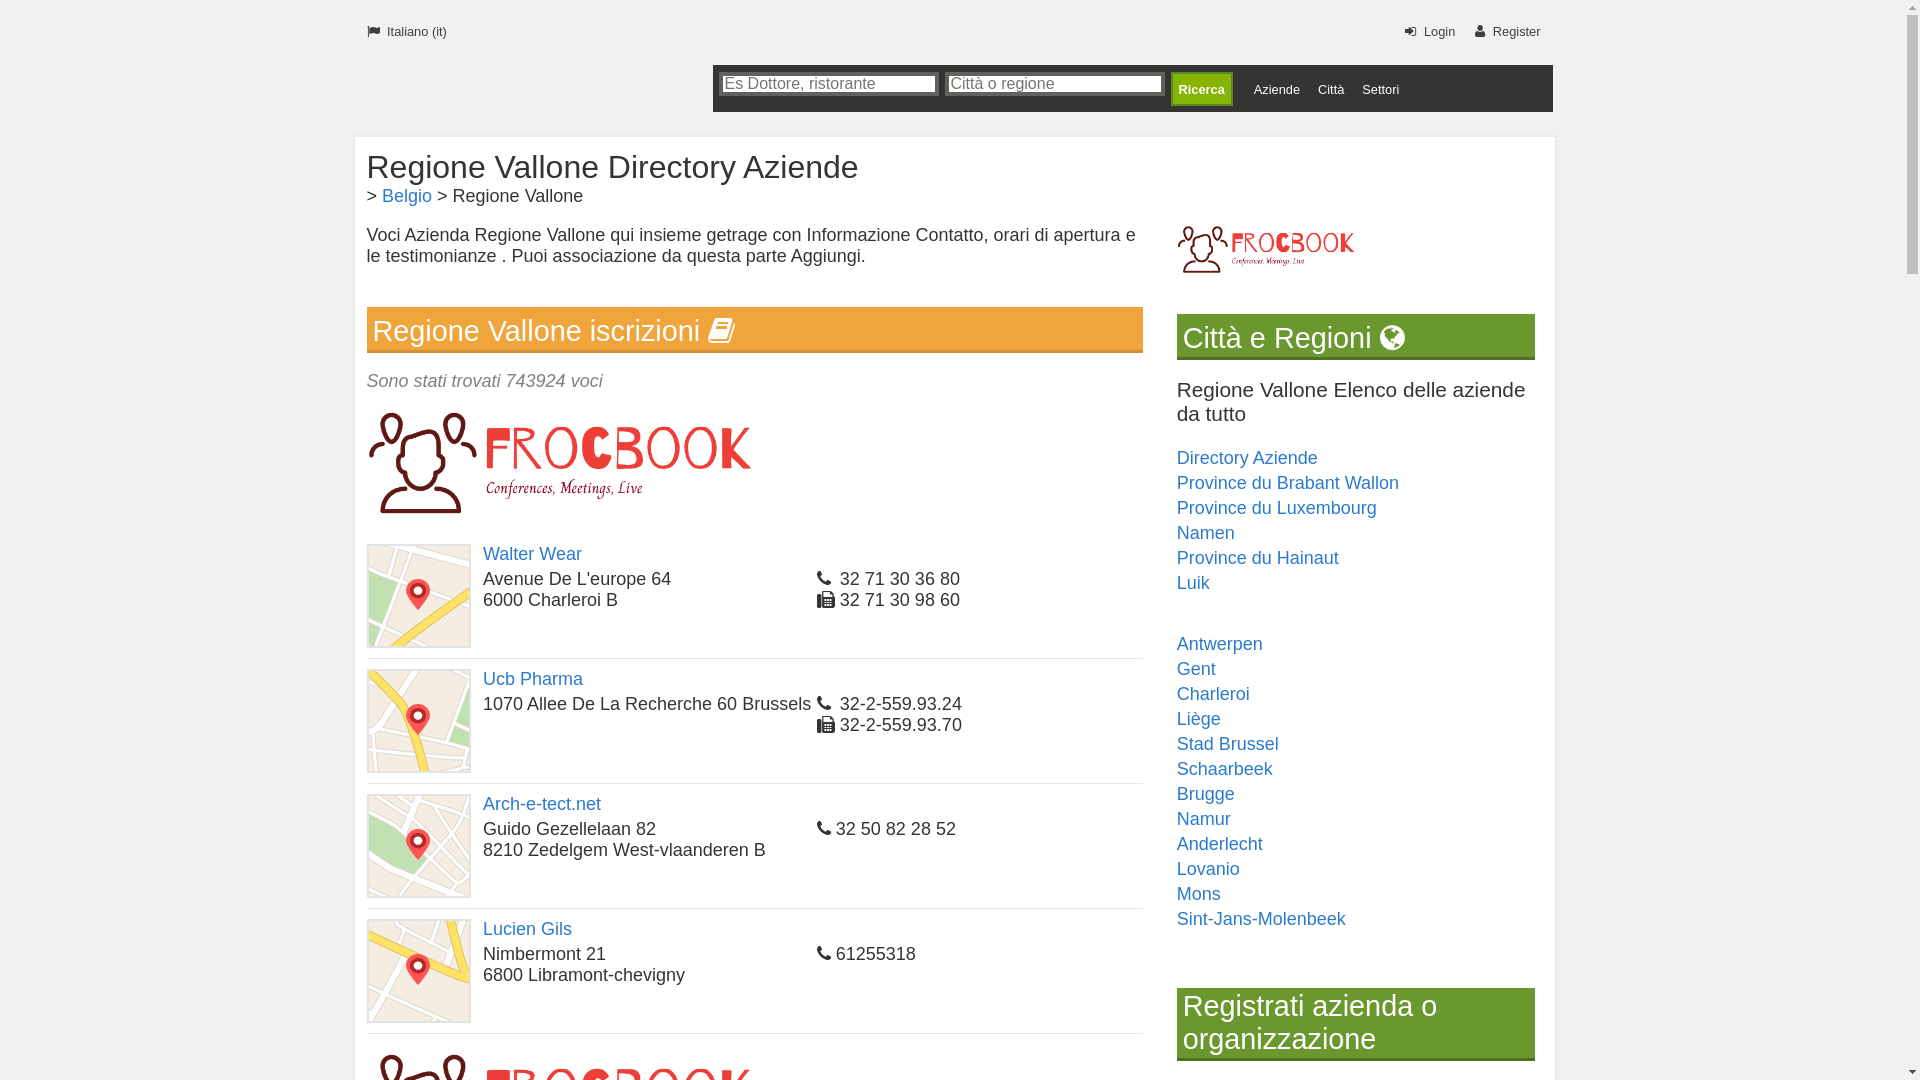  What do you see at coordinates (1227, 744) in the screenshot?
I see `'Stad Brussel'` at bounding box center [1227, 744].